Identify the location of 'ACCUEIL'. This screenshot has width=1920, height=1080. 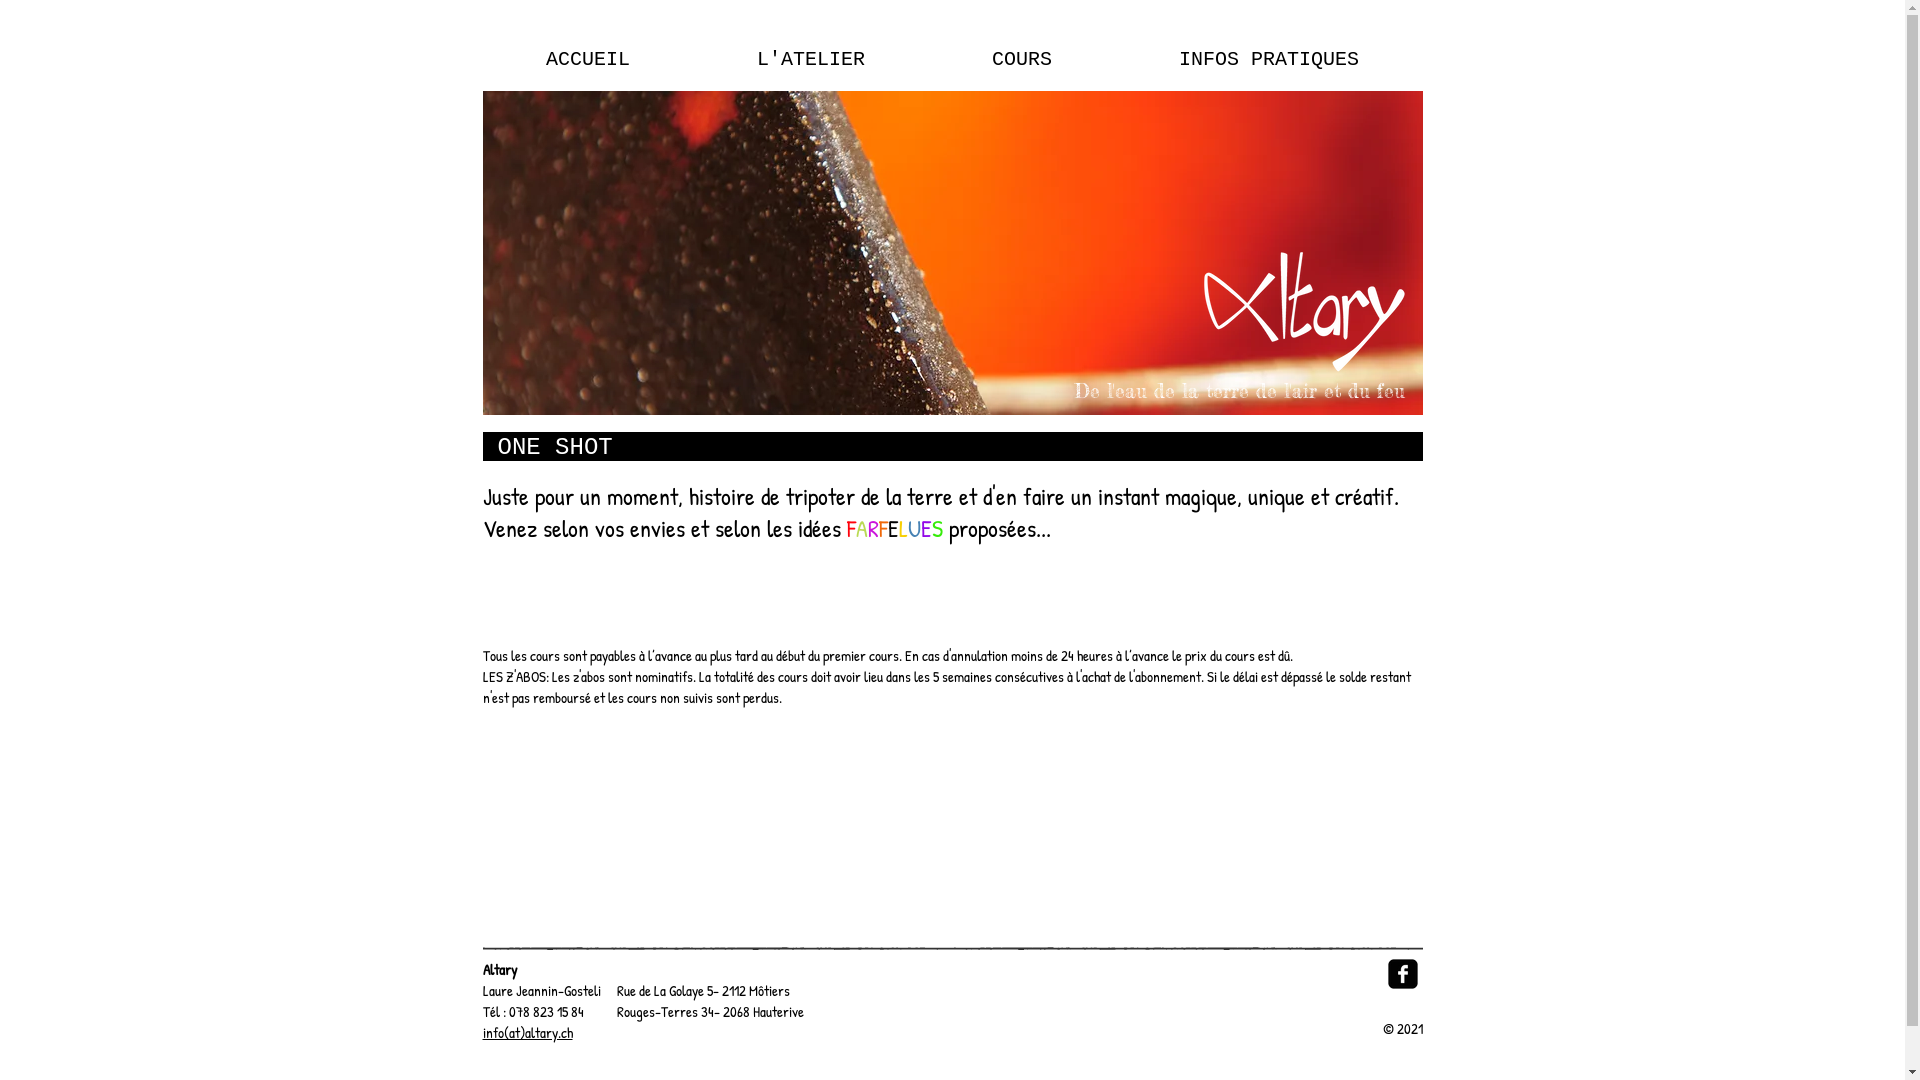
(586, 59).